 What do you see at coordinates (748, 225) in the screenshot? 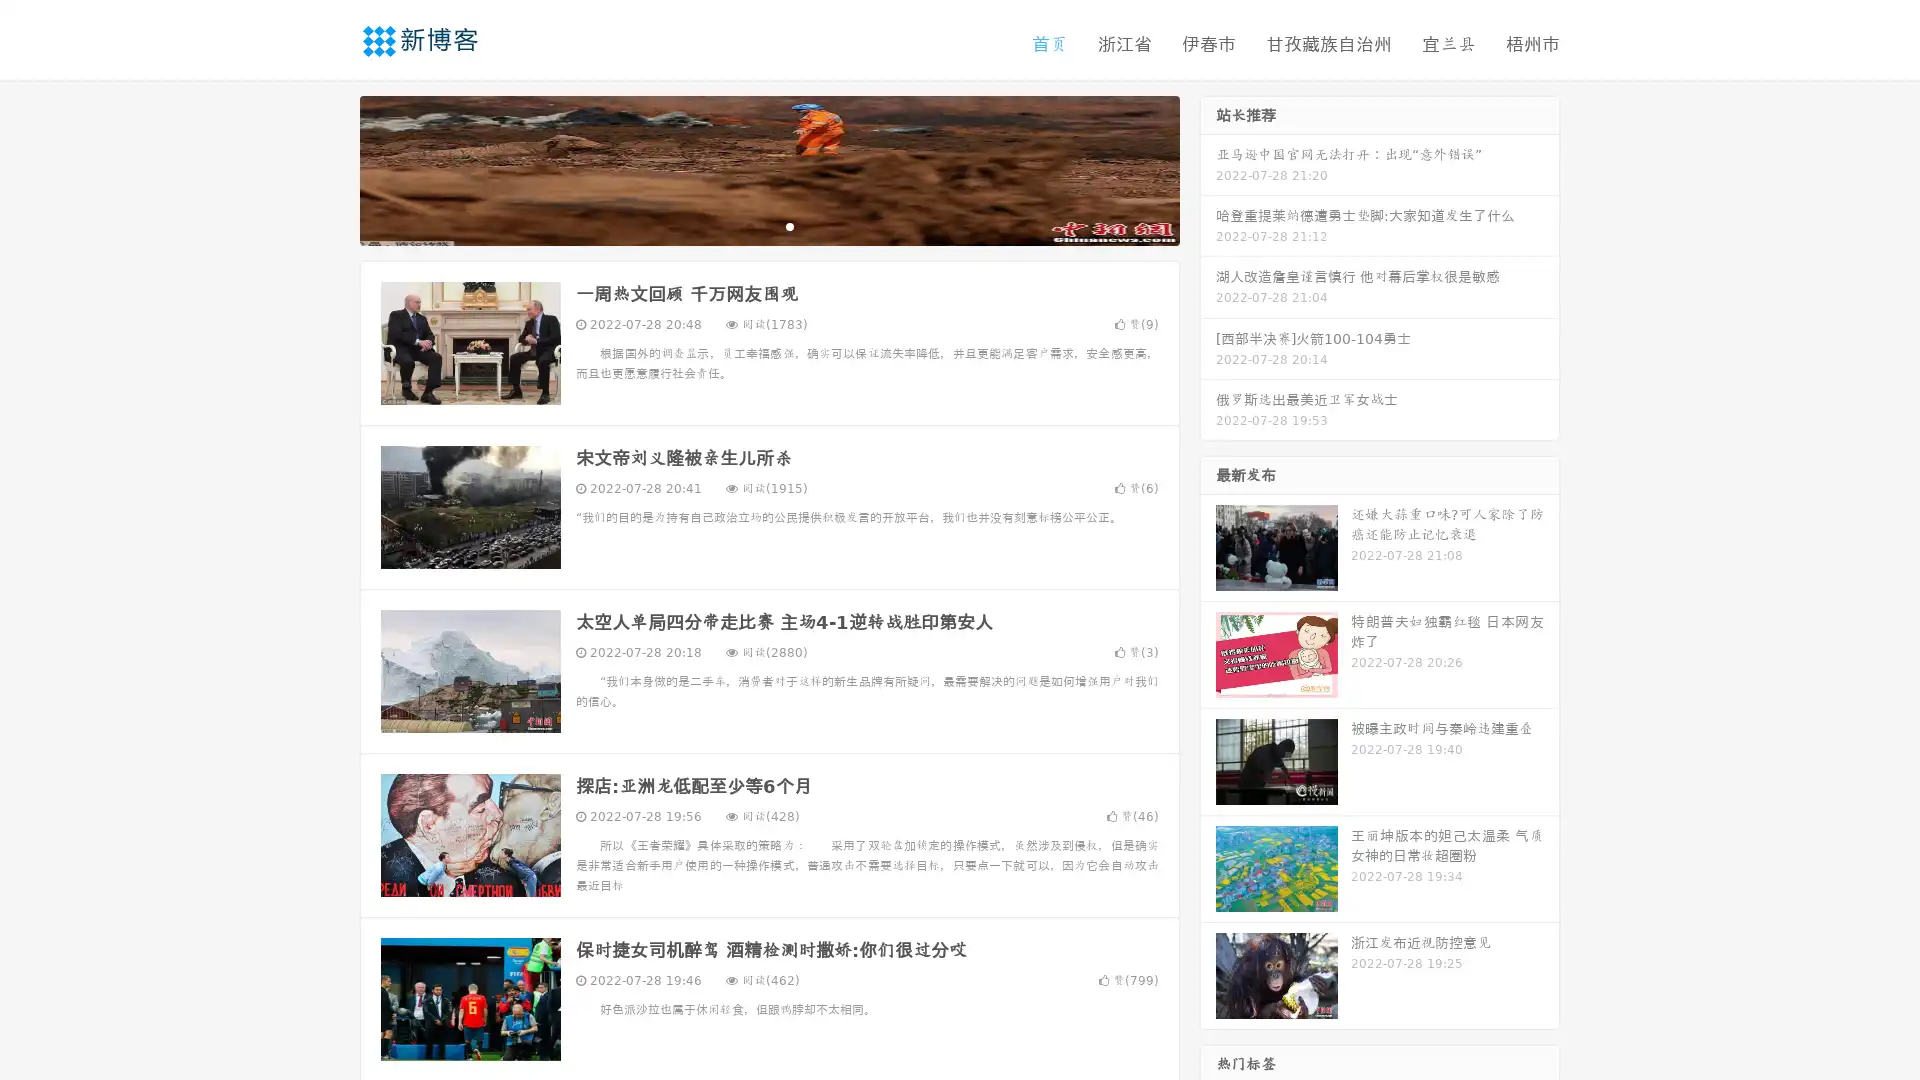
I see `Go to slide 1` at bounding box center [748, 225].